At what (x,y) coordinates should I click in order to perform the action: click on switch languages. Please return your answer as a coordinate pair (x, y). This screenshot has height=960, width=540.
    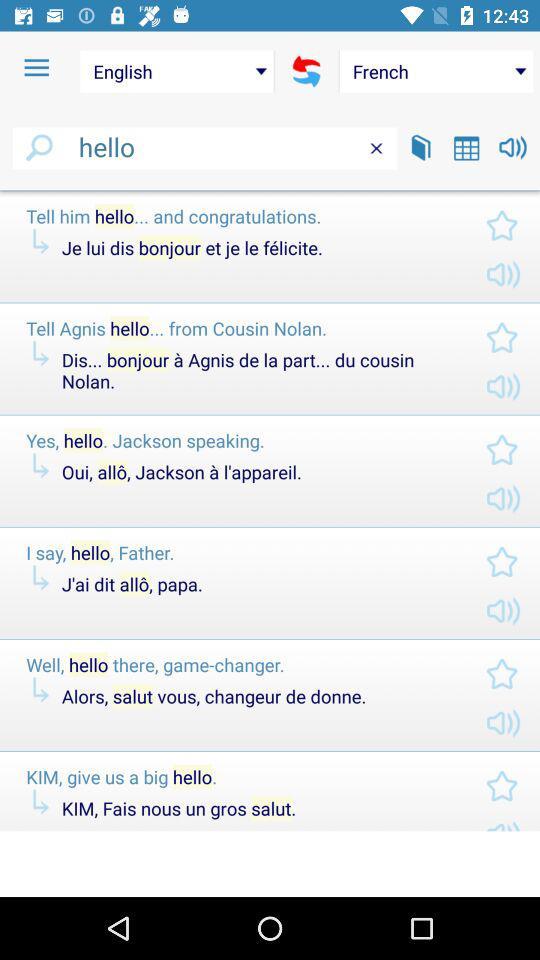
    Looking at the image, I should click on (306, 71).